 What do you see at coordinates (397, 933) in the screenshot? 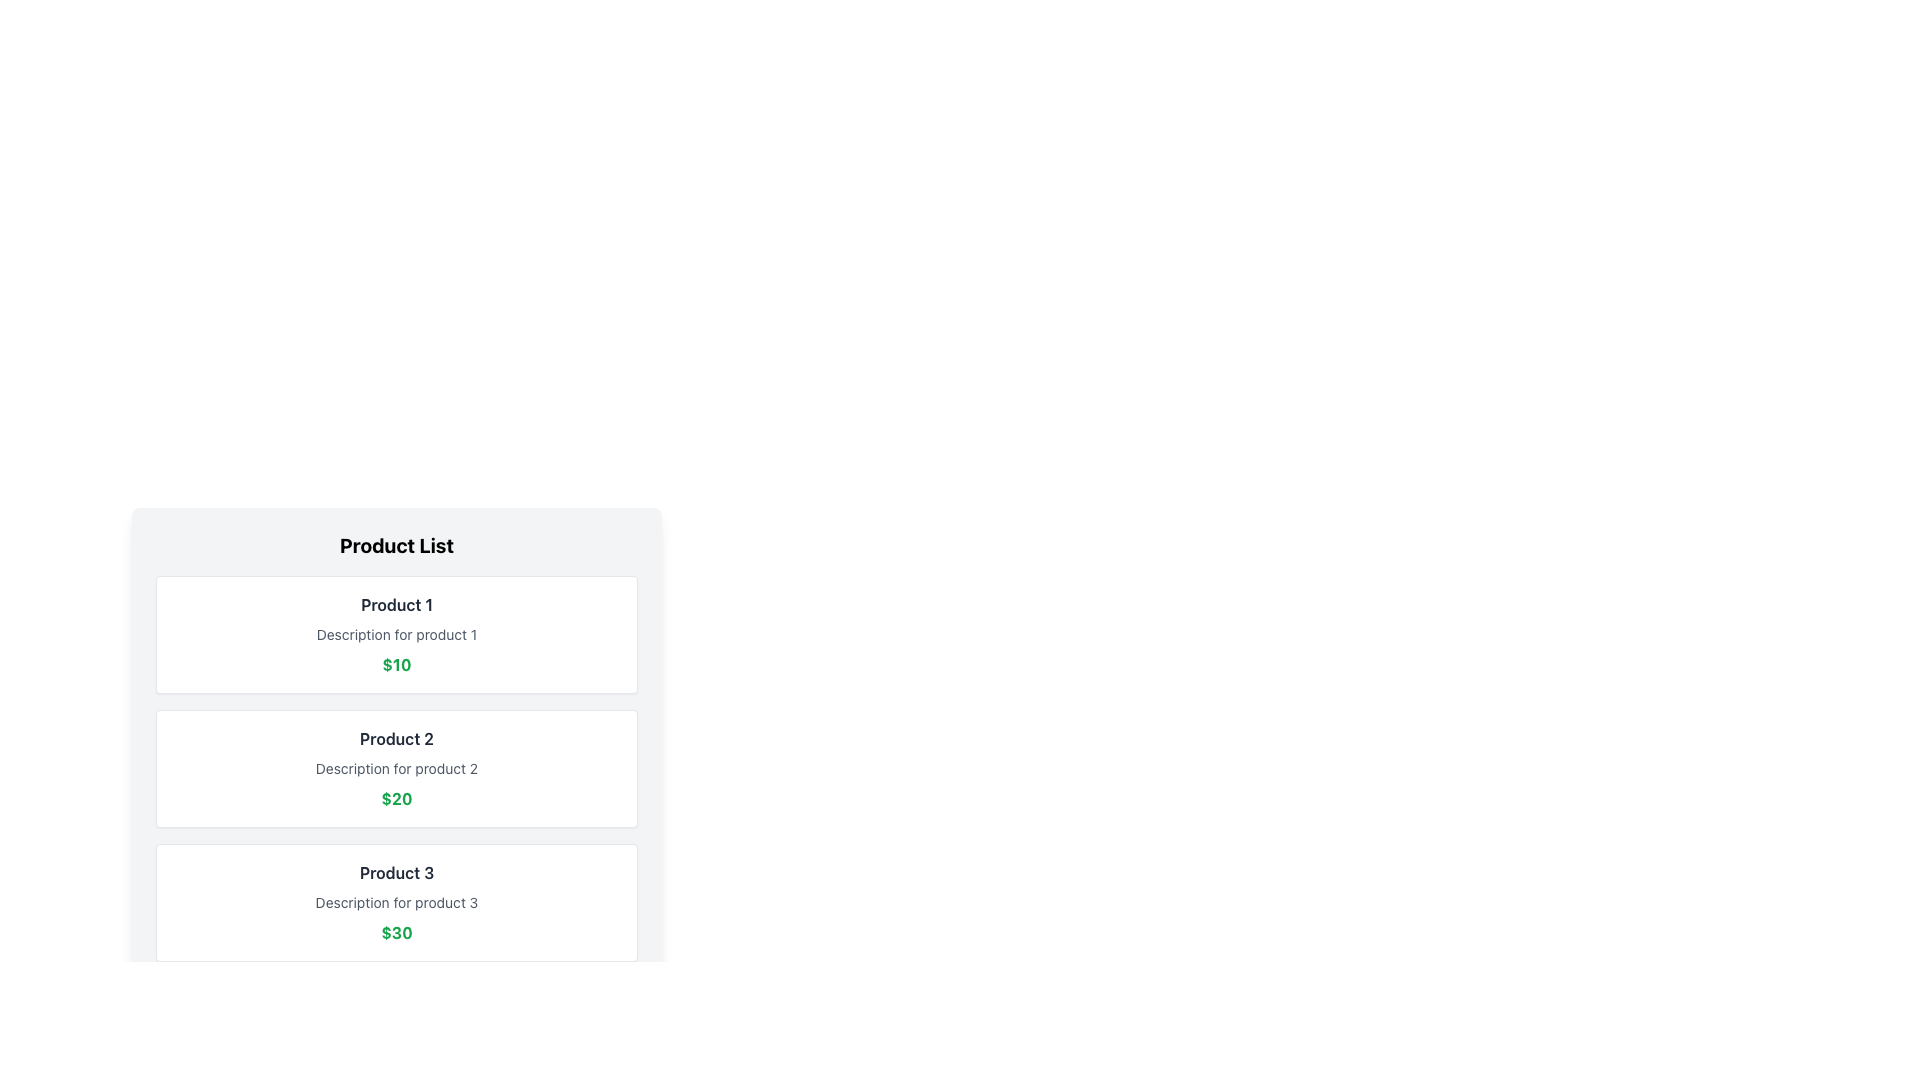
I see `the Text Label displaying the price of $30 for Product 3, which is the last item in a vertical series of price labels` at bounding box center [397, 933].